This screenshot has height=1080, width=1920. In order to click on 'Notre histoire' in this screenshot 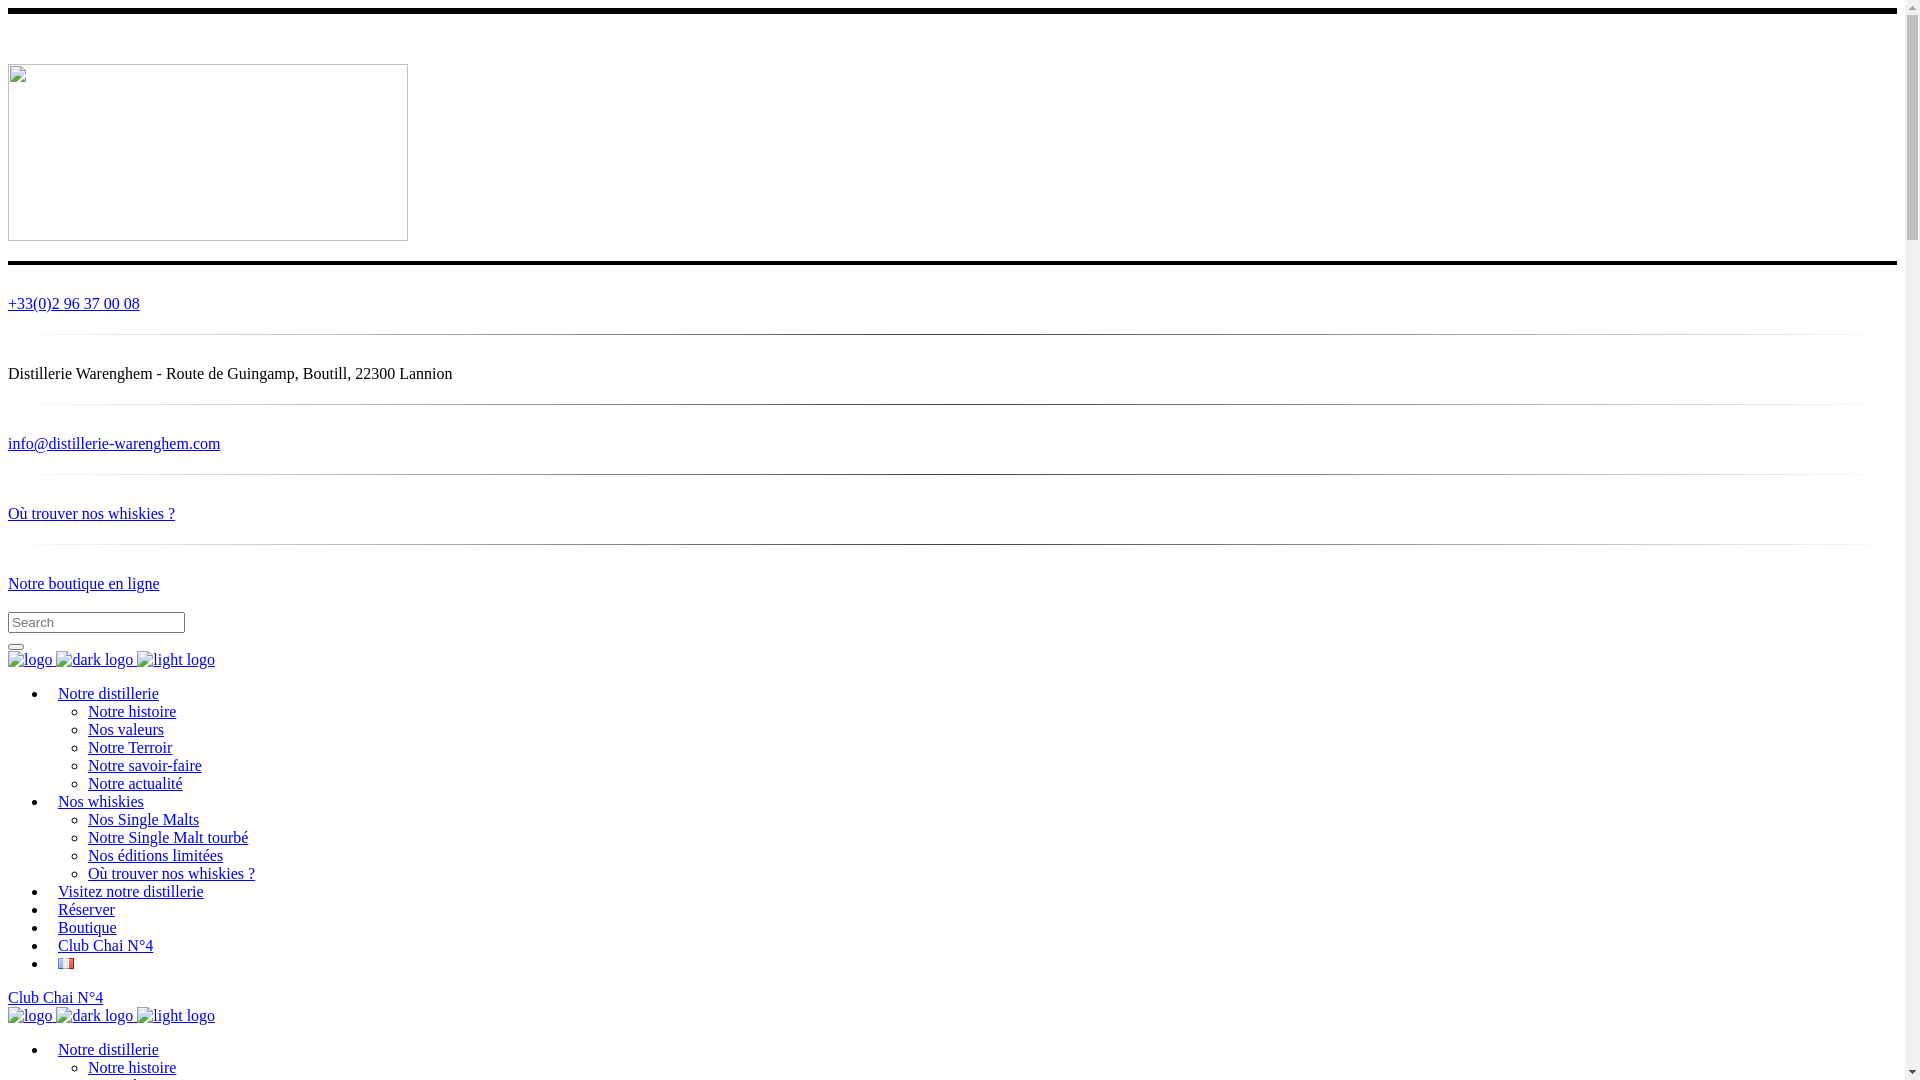, I will do `click(130, 710)`.